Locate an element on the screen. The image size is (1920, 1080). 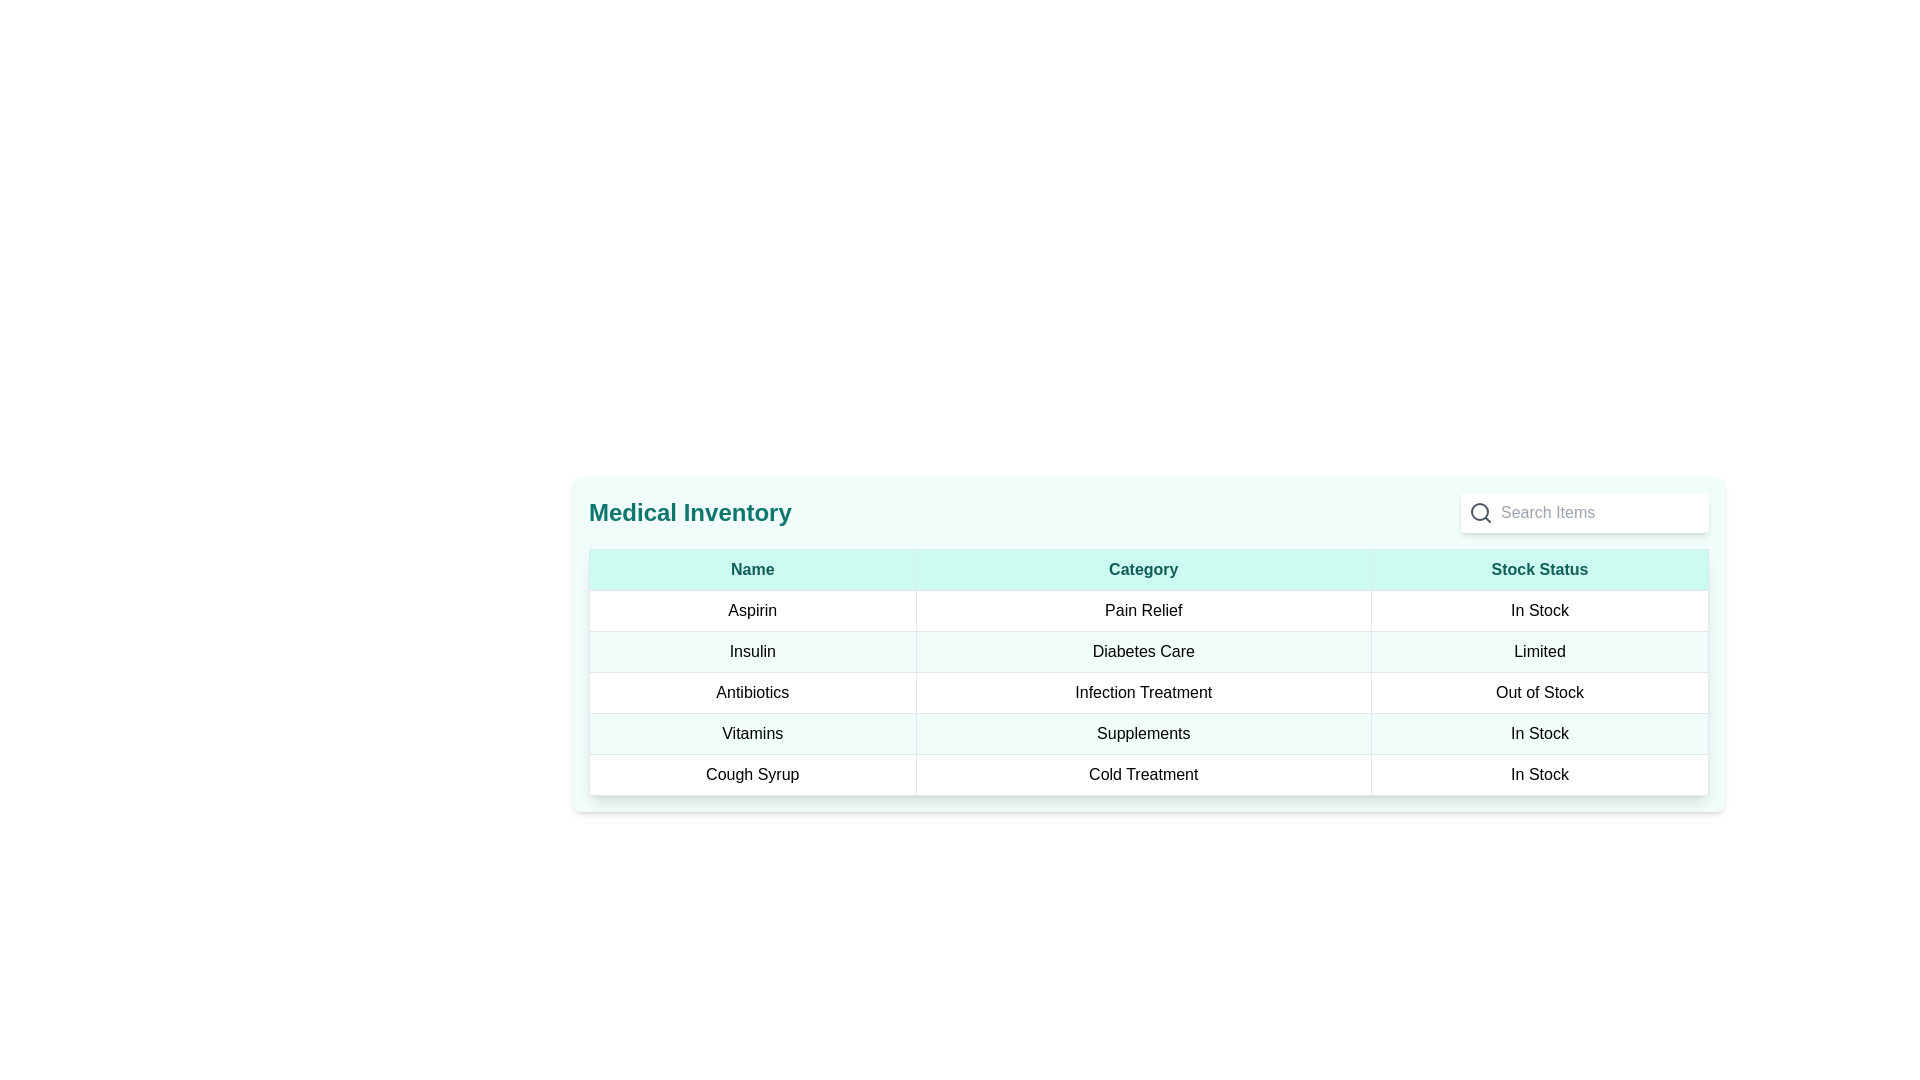
the text input field with a white background, rounded corners, and a magnifying glass icon is located at coordinates (1583, 512).